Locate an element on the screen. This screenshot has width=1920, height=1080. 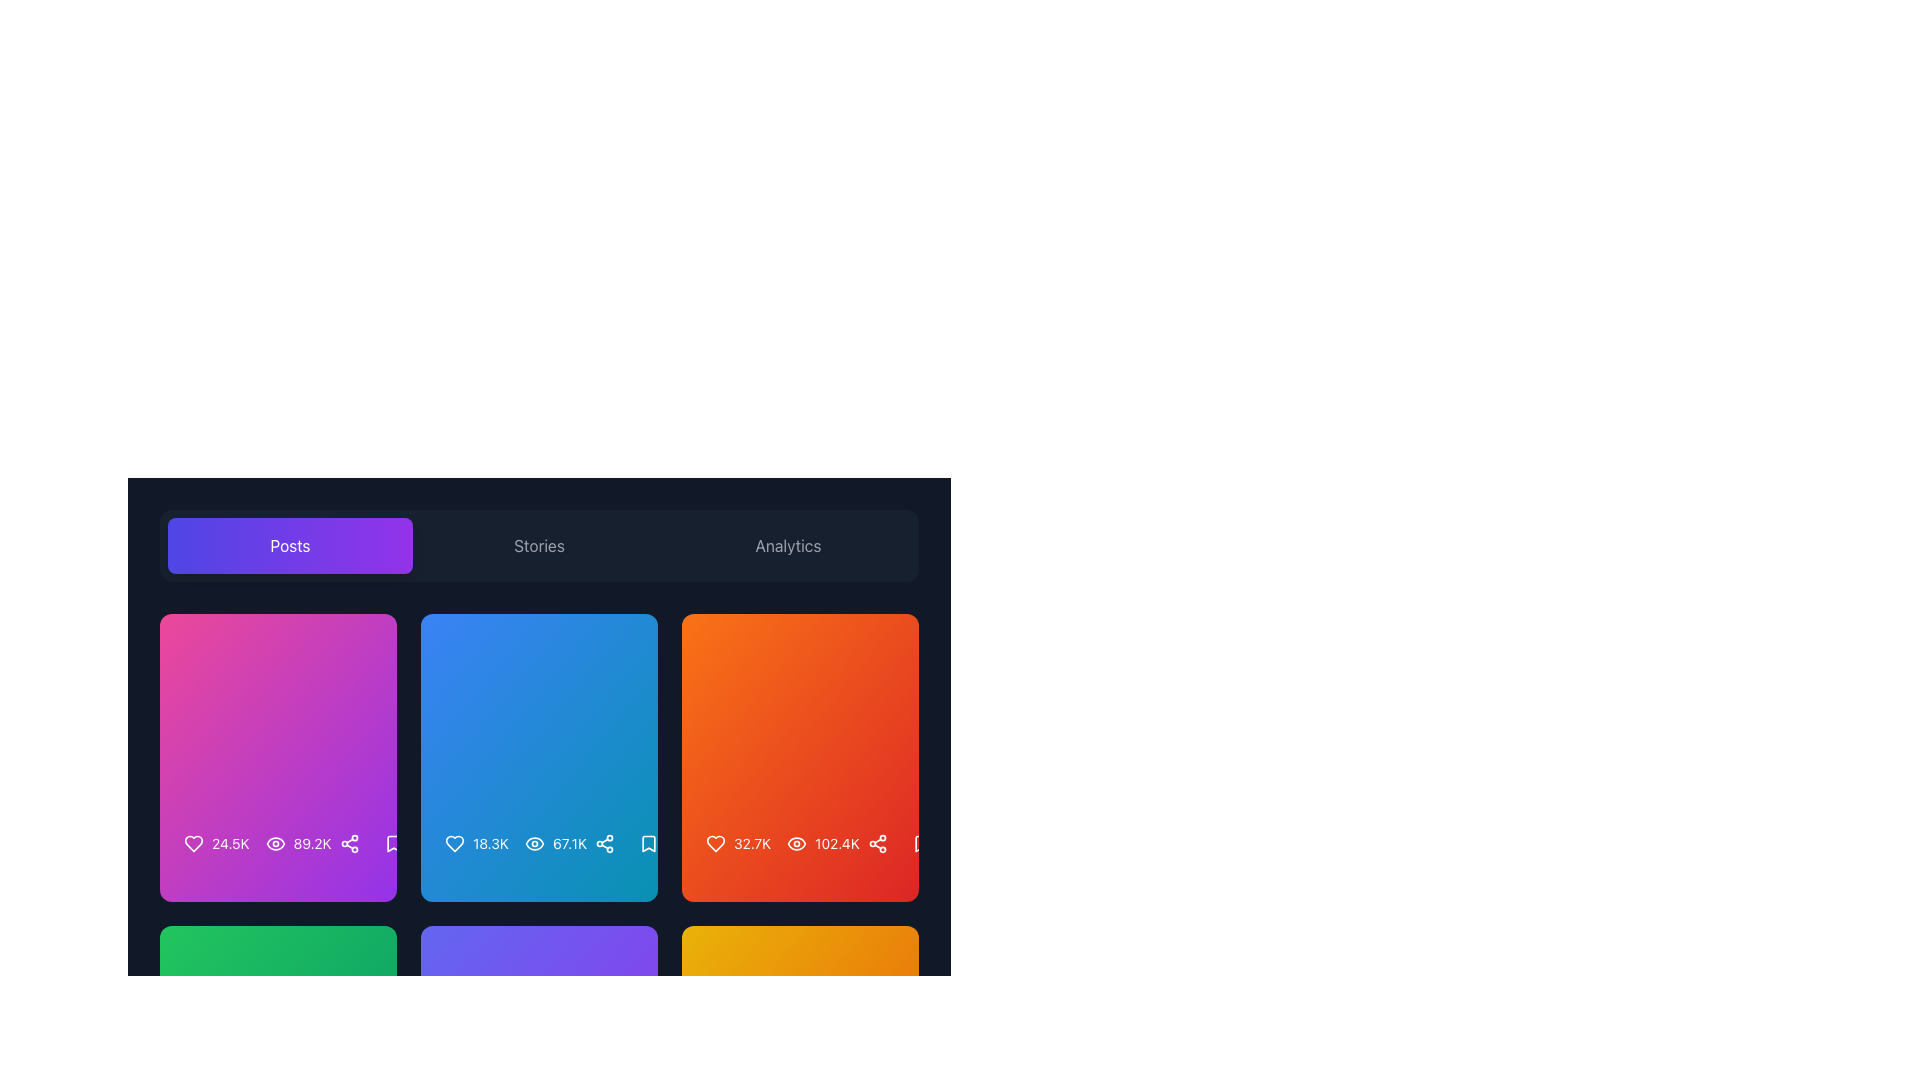
the compact component displaying a white heart icon and the text '32.7K' on a rich orange background to trigger the tooltip is located at coordinates (737, 844).